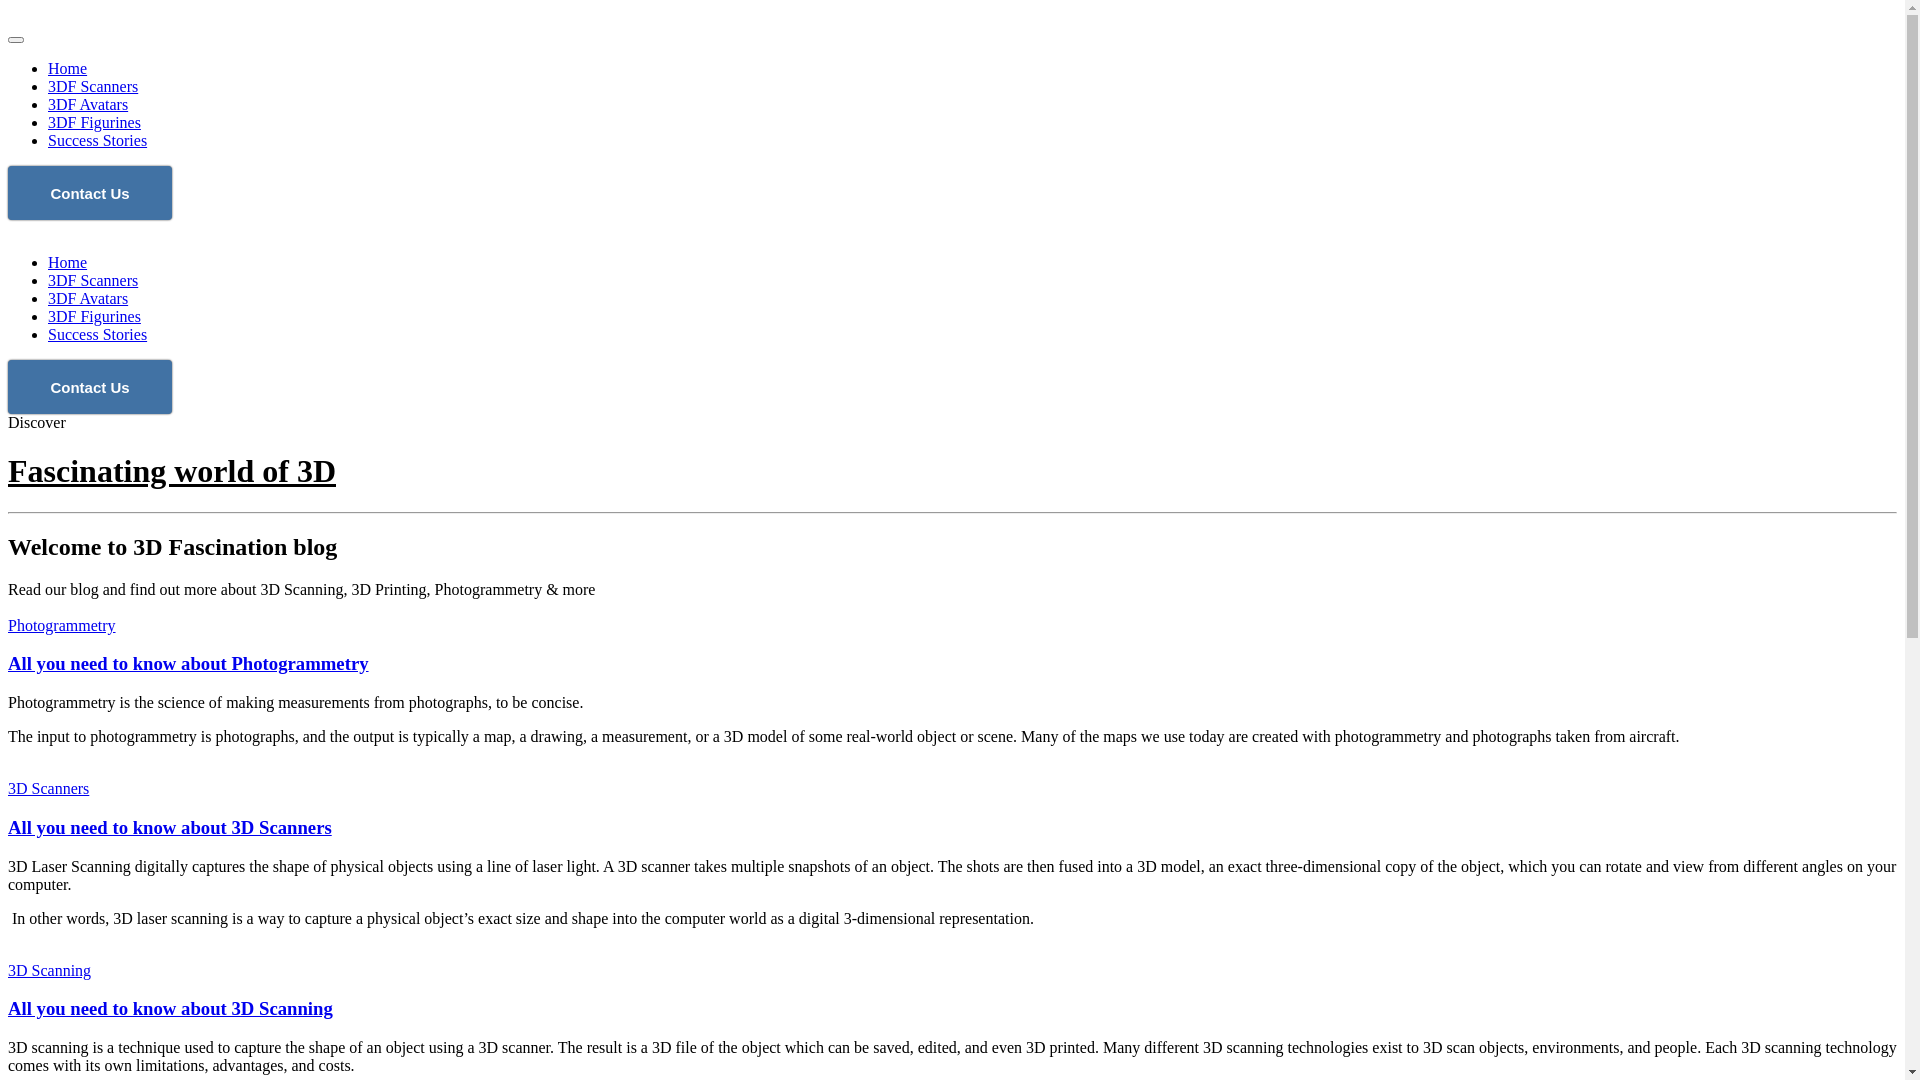 This screenshot has width=1920, height=1080. I want to click on 'Home', so click(48, 261).